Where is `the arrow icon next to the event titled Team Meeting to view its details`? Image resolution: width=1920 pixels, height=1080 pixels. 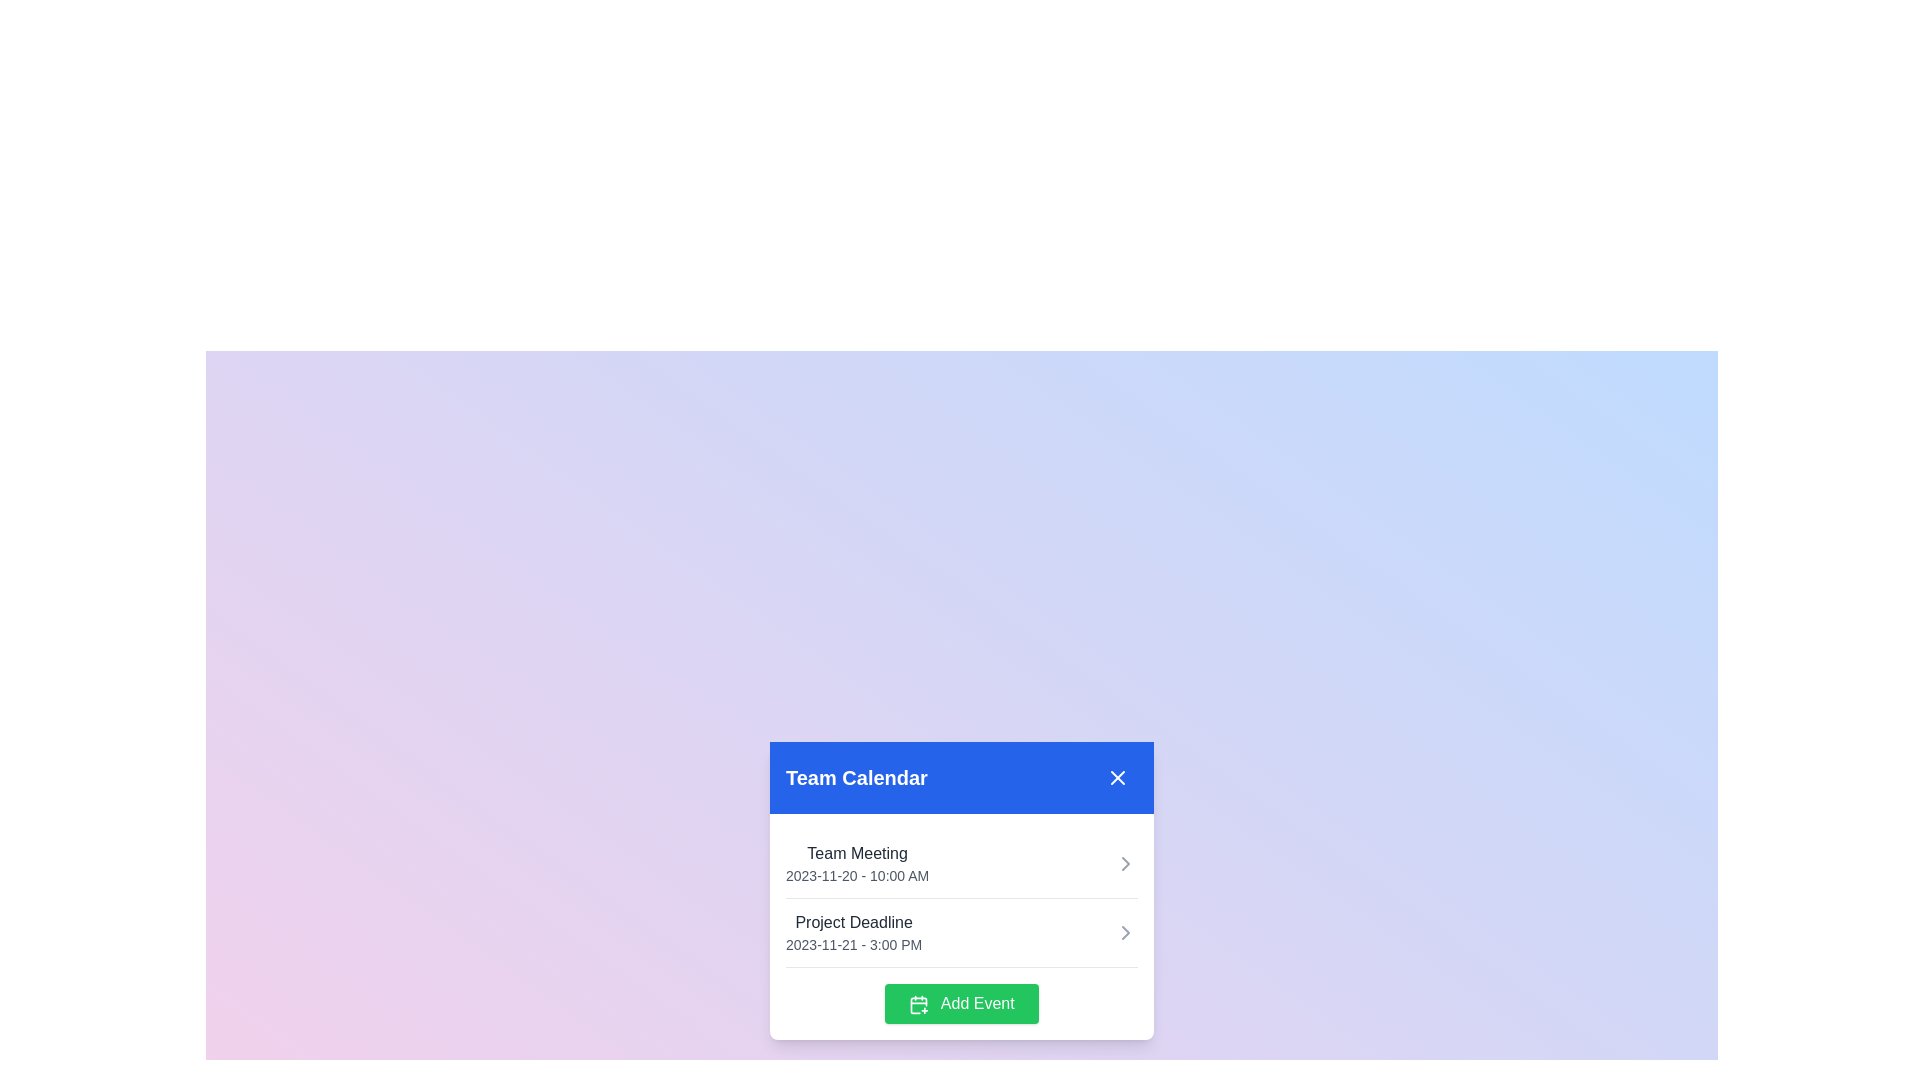
the arrow icon next to the event titled Team Meeting to view its details is located at coordinates (1126, 863).